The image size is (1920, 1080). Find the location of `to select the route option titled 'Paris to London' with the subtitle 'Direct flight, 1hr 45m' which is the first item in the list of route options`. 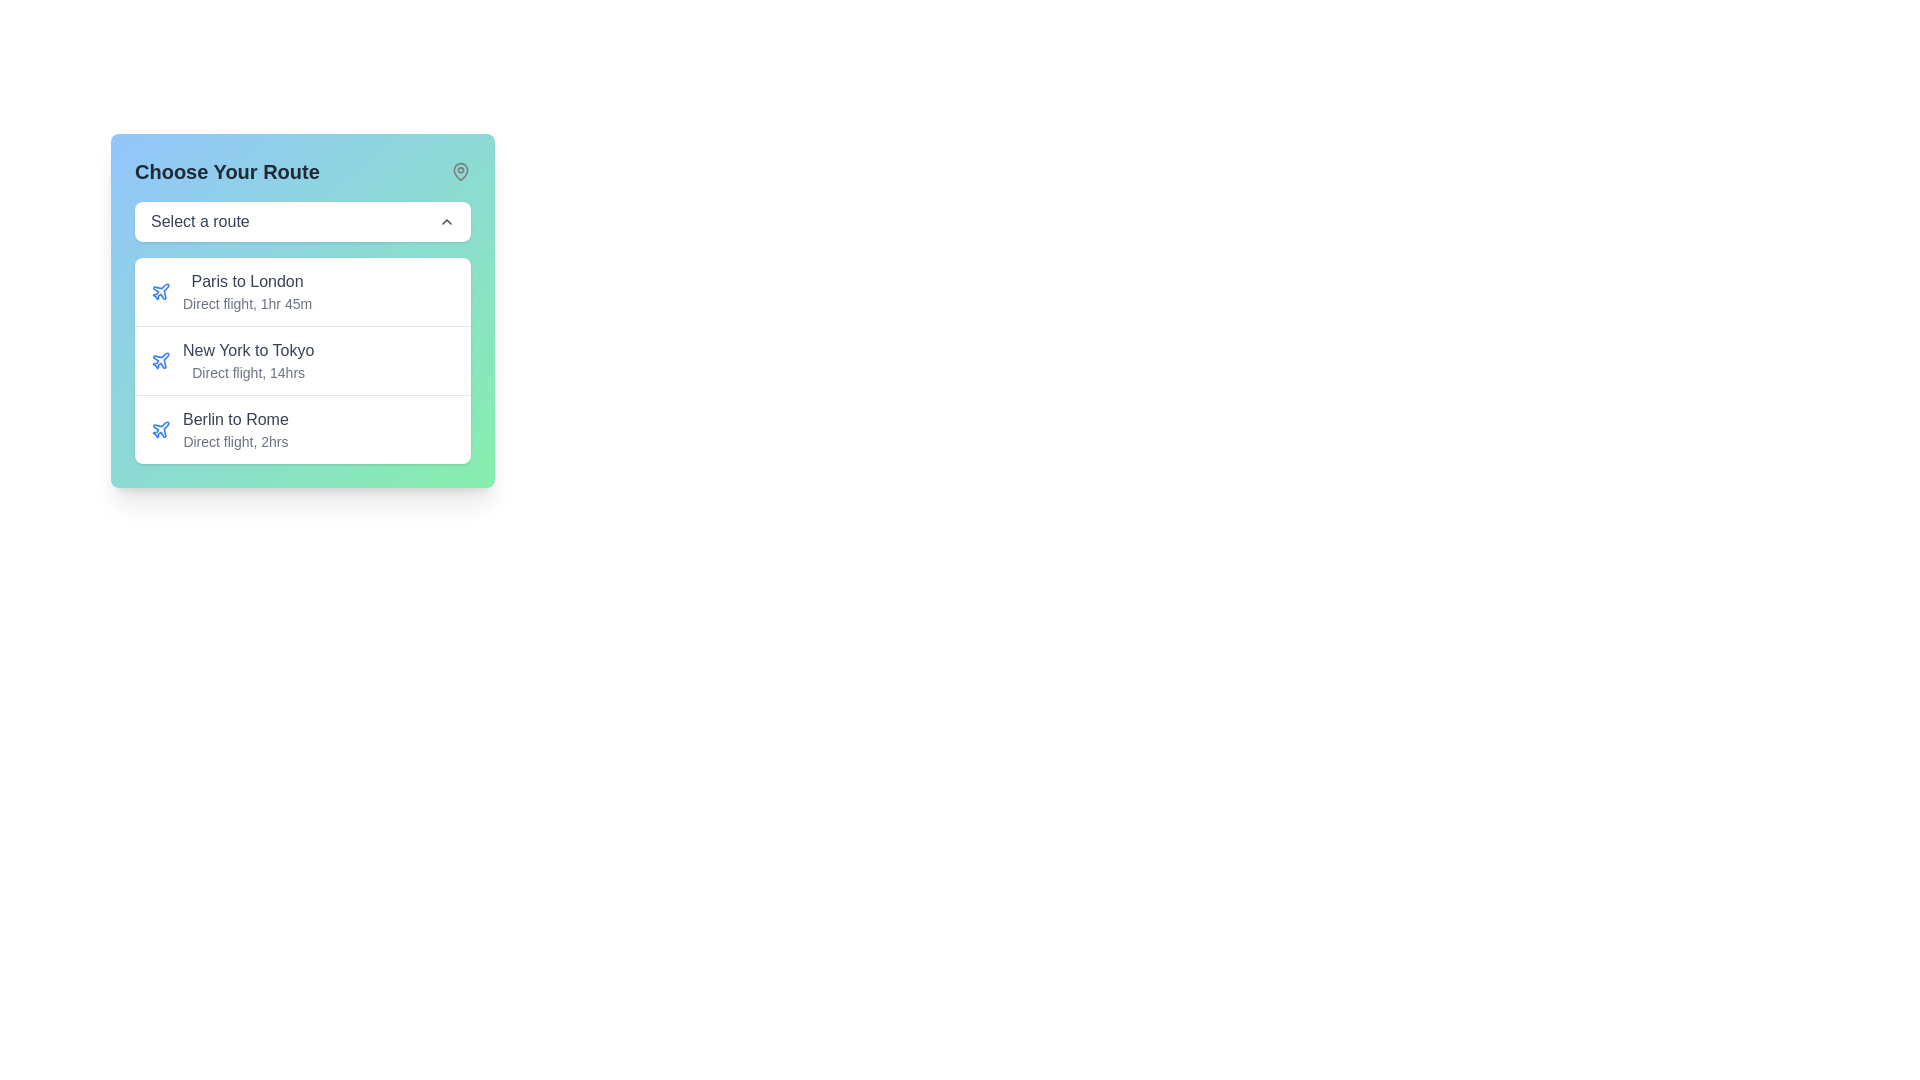

to select the route option titled 'Paris to London' with the subtitle 'Direct flight, 1hr 45m' which is the first item in the list of route options is located at coordinates (301, 292).